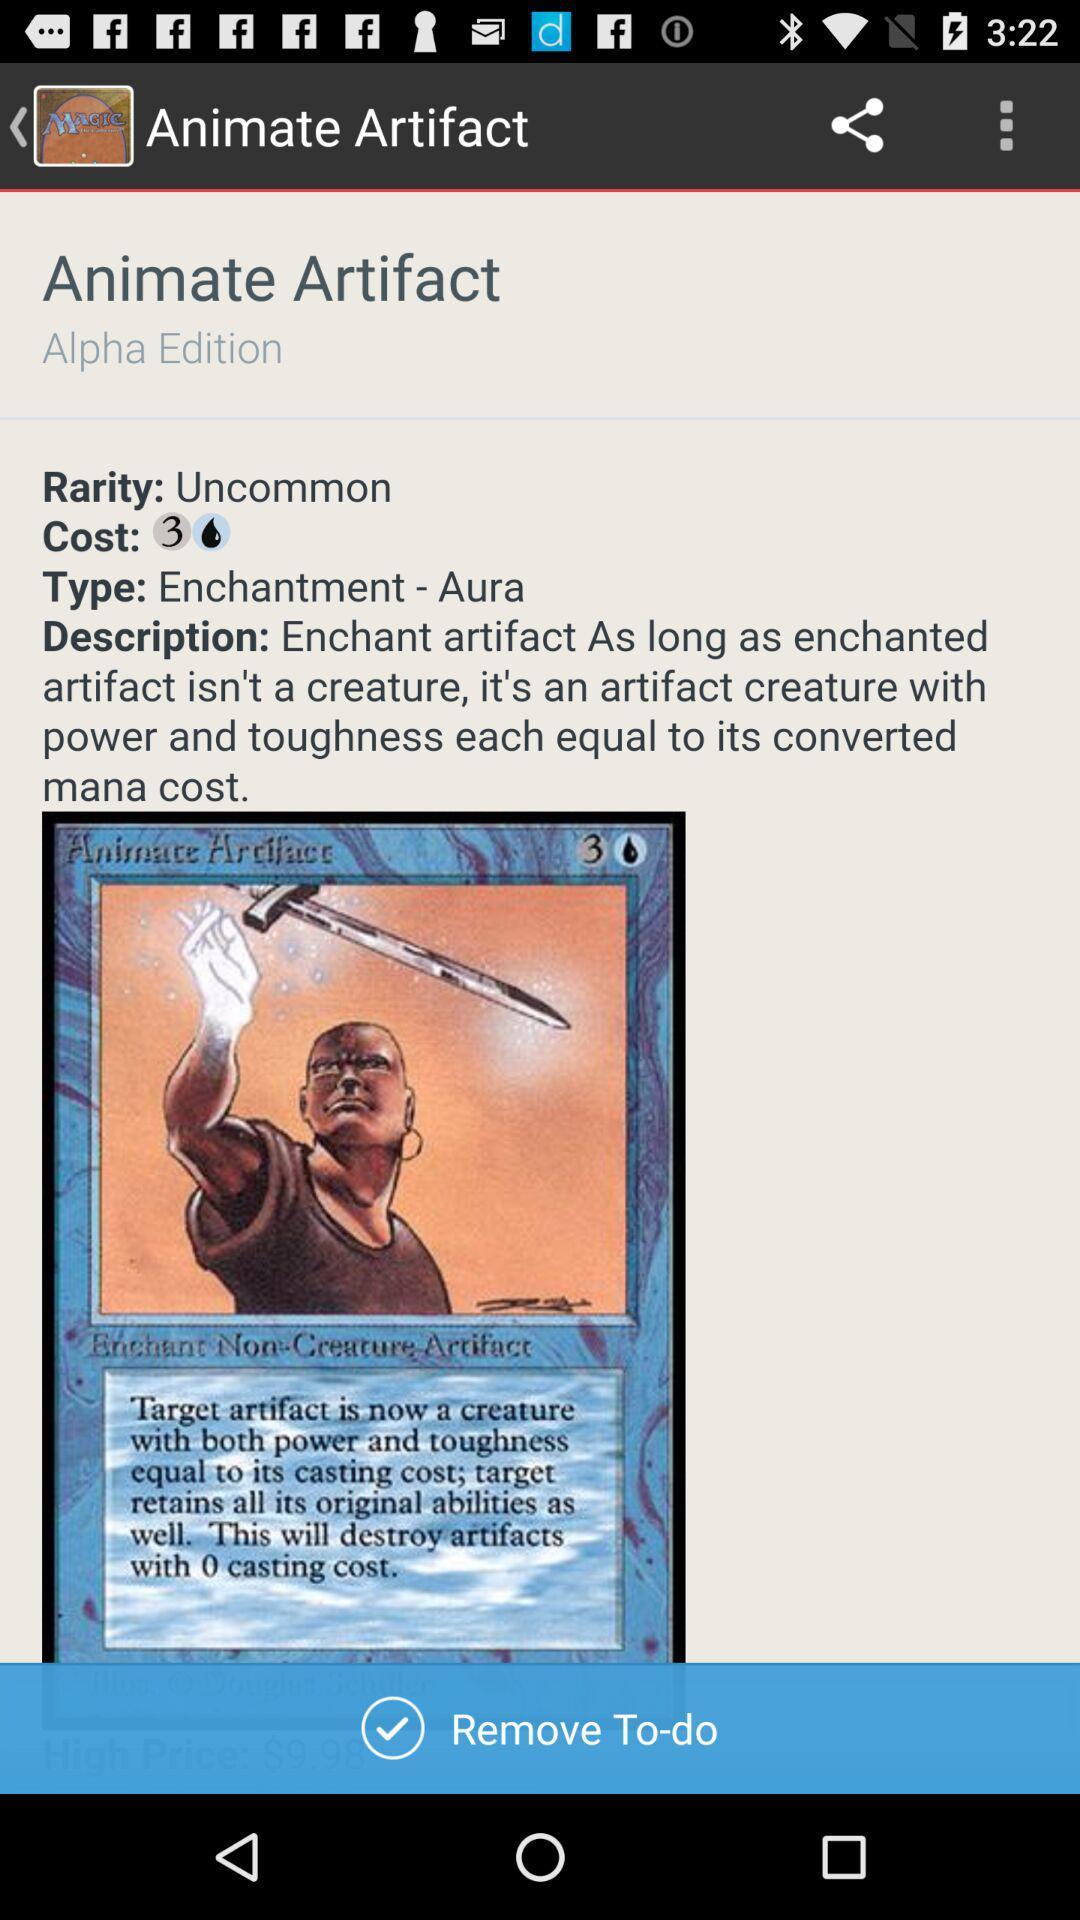 This screenshot has height=1920, width=1080. Describe the element at coordinates (540, 1128) in the screenshot. I see `choose card` at that location.